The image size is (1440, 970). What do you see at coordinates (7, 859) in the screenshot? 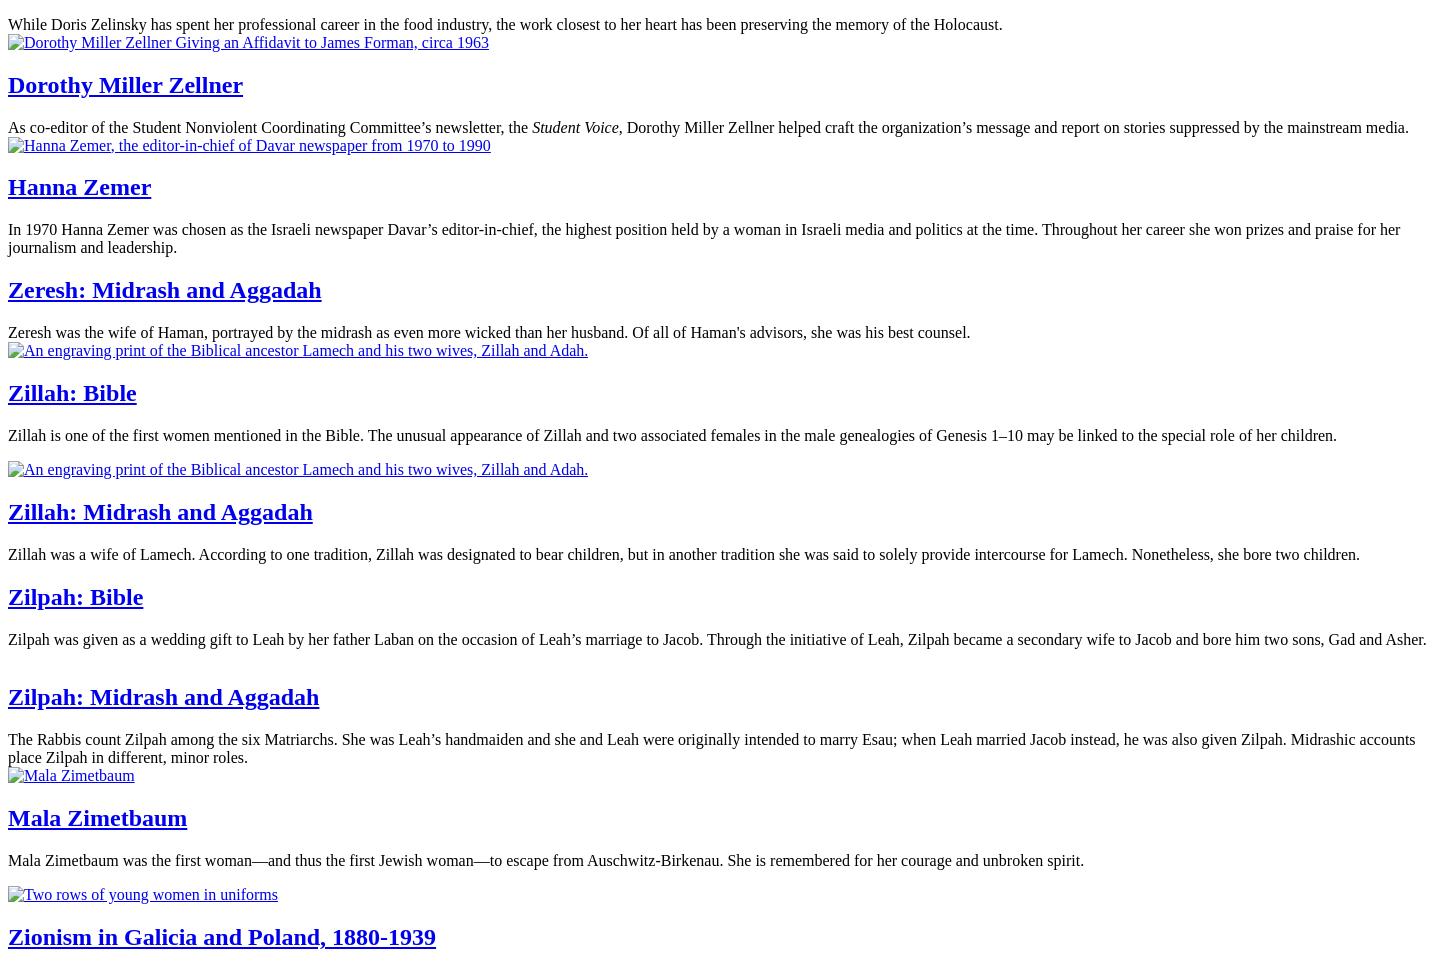
I see `'Mala Zimetbaum was the first woman—and thus the first Jewish woman—to escape from Auschwitz-Birkenau. She is remembered for her courage and unbroken spirit.'` at bounding box center [7, 859].